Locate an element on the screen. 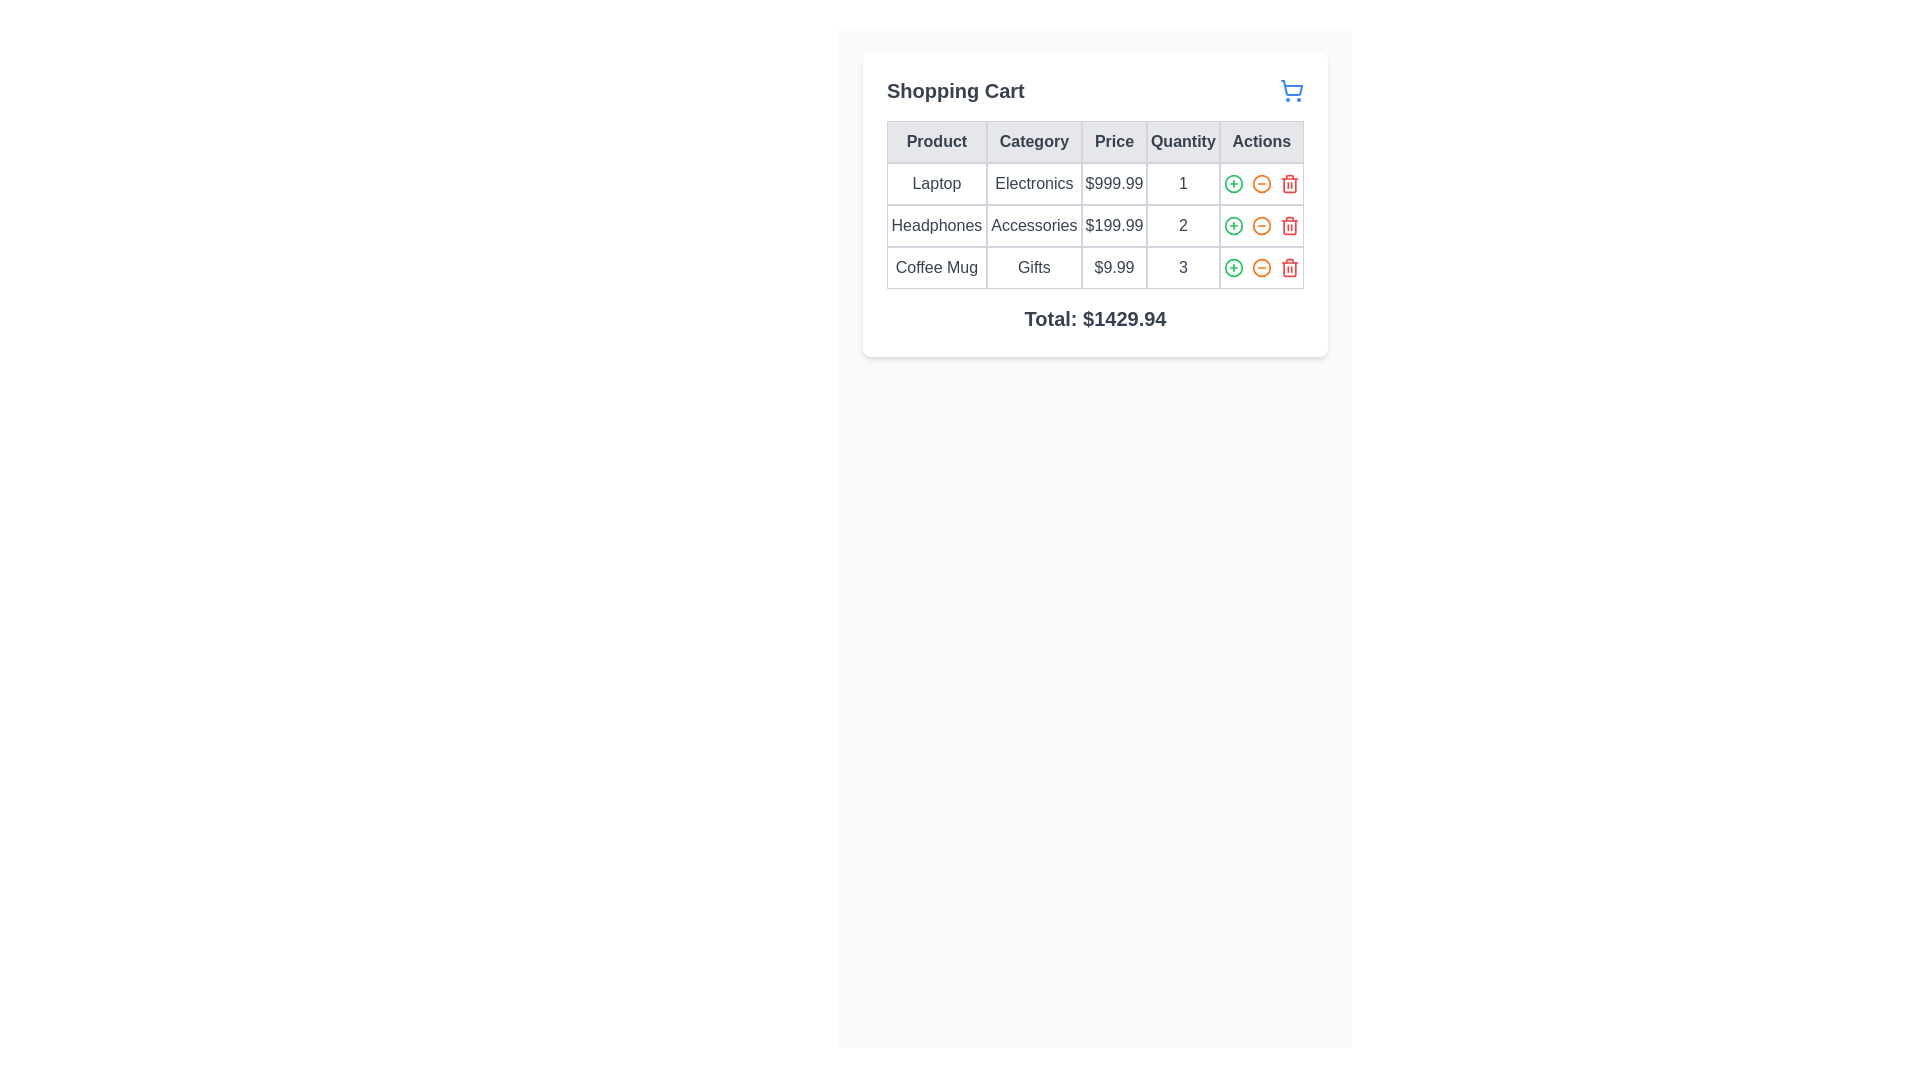 This screenshot has height=1080, width=1920. the 'Category' header cell in the 'Shopping Cart' table, which is located between the 'Product' and 'Price' cells is located at coordinates (1034, 141).